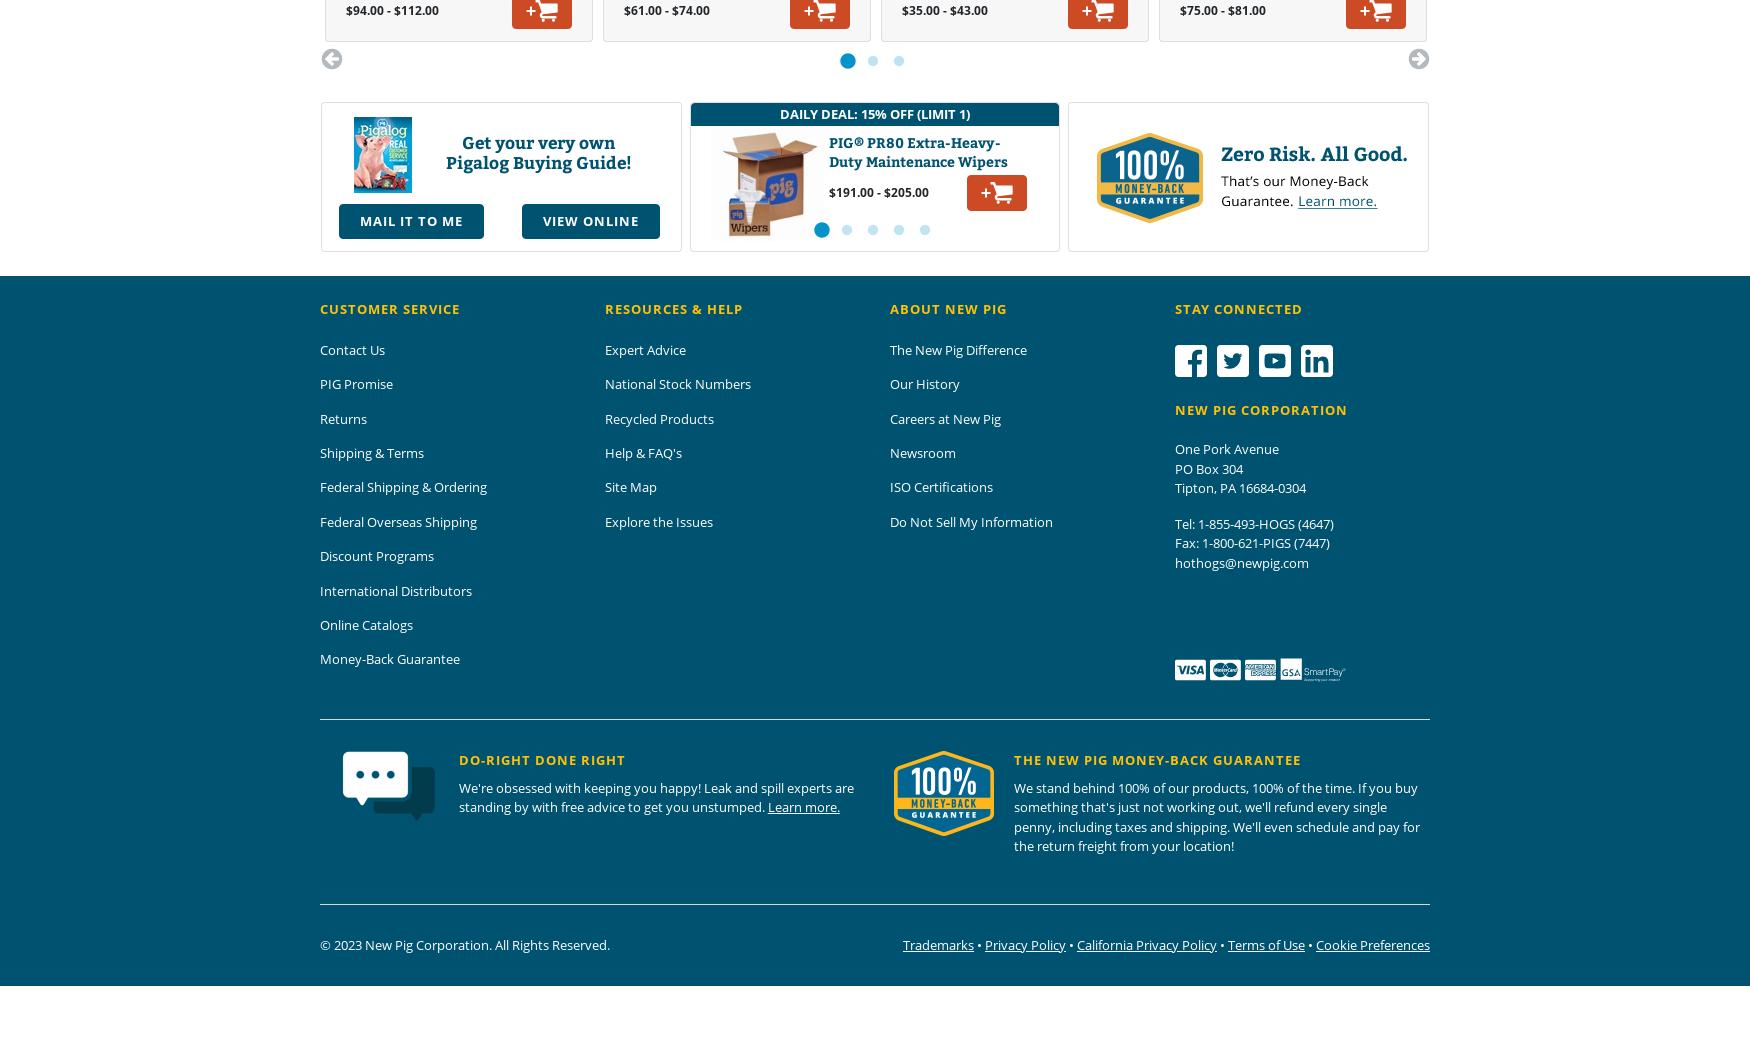 The width and height of the screenshot is (1750, 1052). I want to click on 'Customer Service', so click(320, 307).